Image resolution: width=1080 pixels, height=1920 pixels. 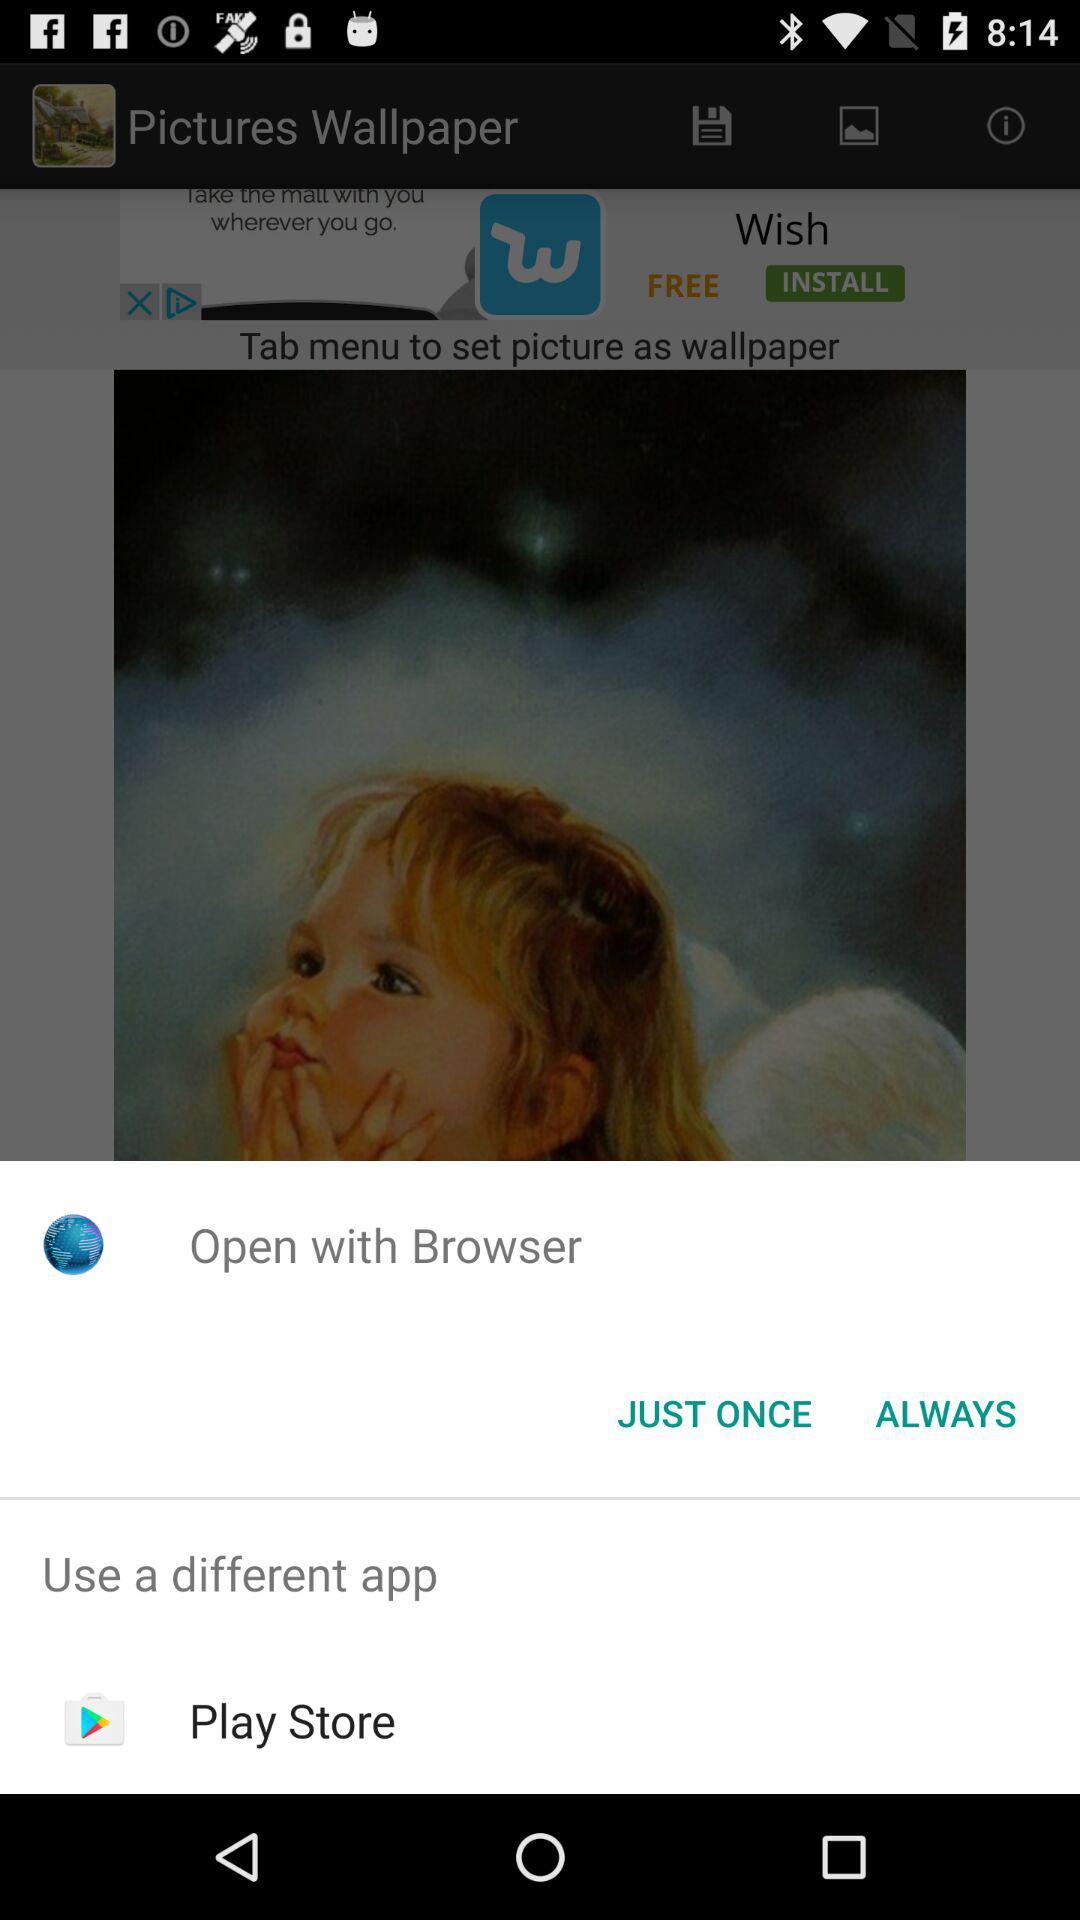 What do you see at coordinates (540, 1572) in the screenshot?
I see `the use a different app` at bounding box center [540, 1572].